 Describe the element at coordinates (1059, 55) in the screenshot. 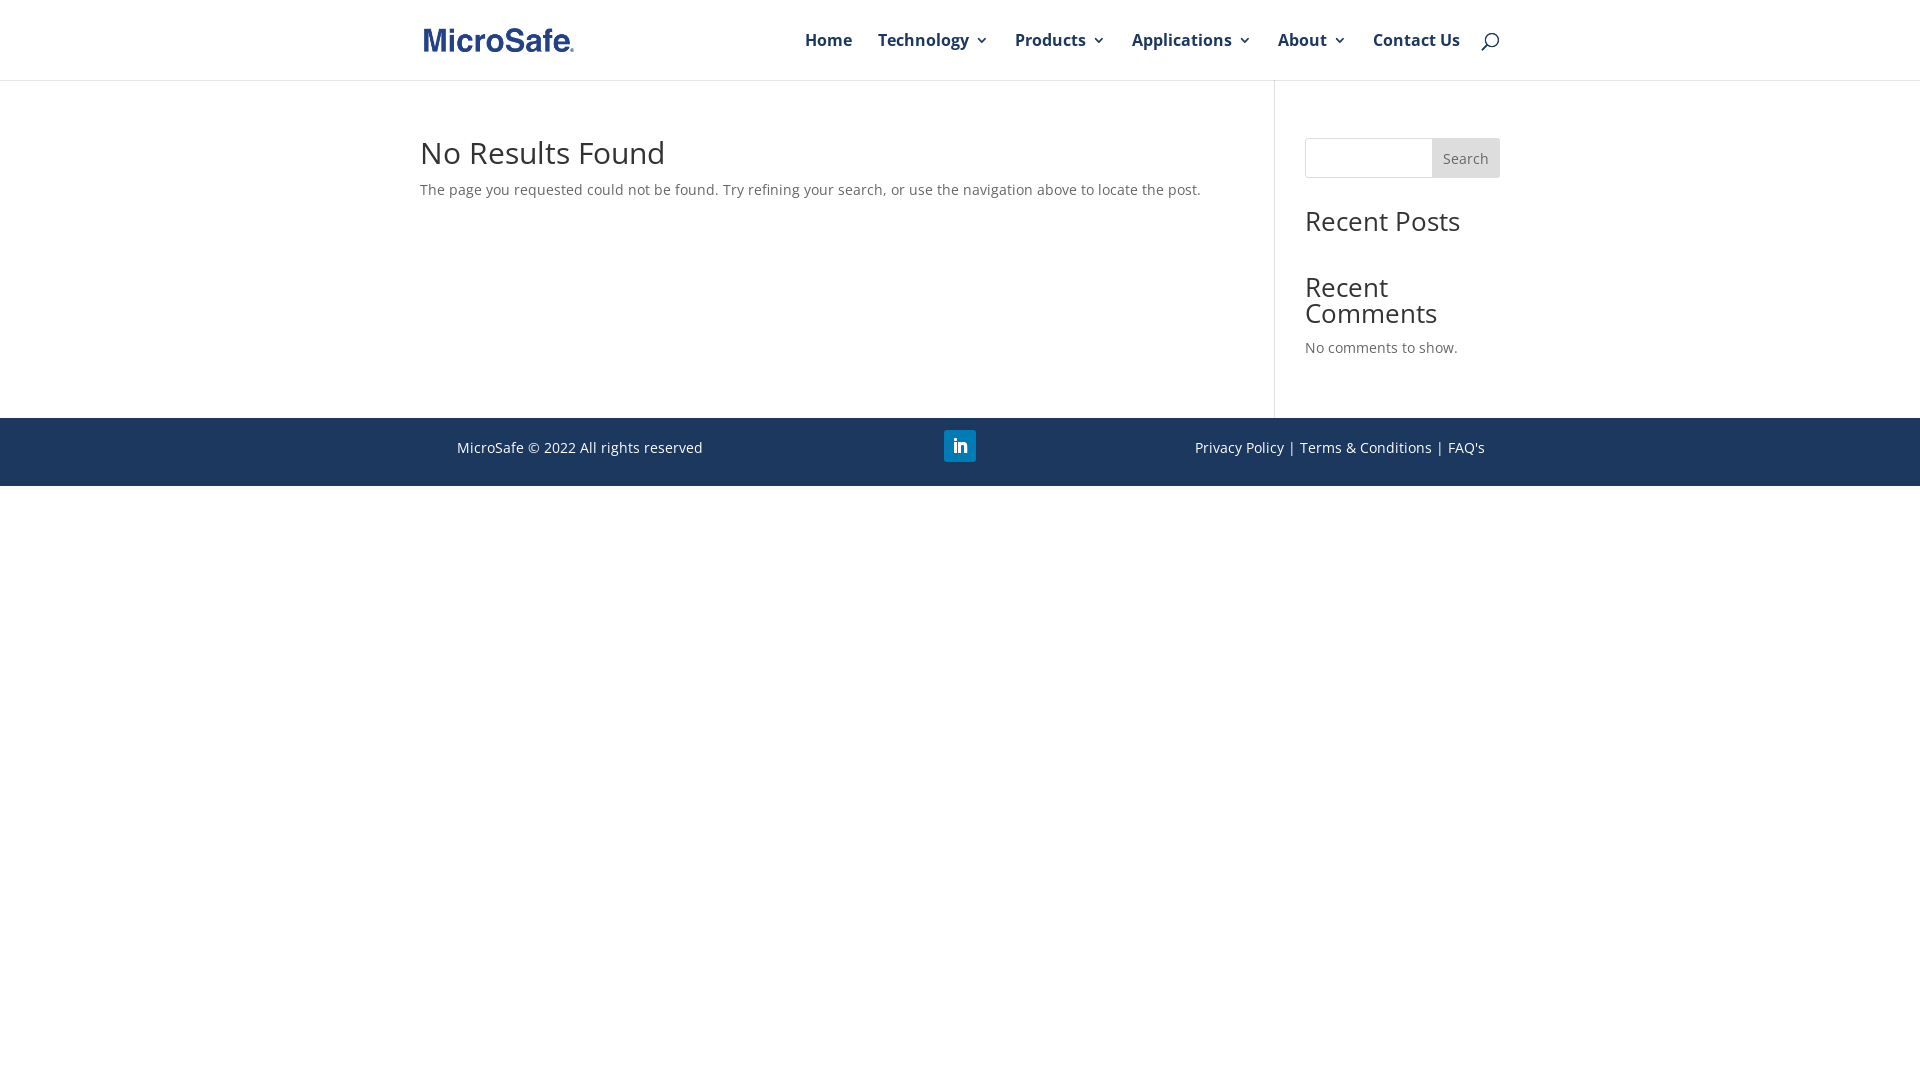

I see `'Products'` at that location.